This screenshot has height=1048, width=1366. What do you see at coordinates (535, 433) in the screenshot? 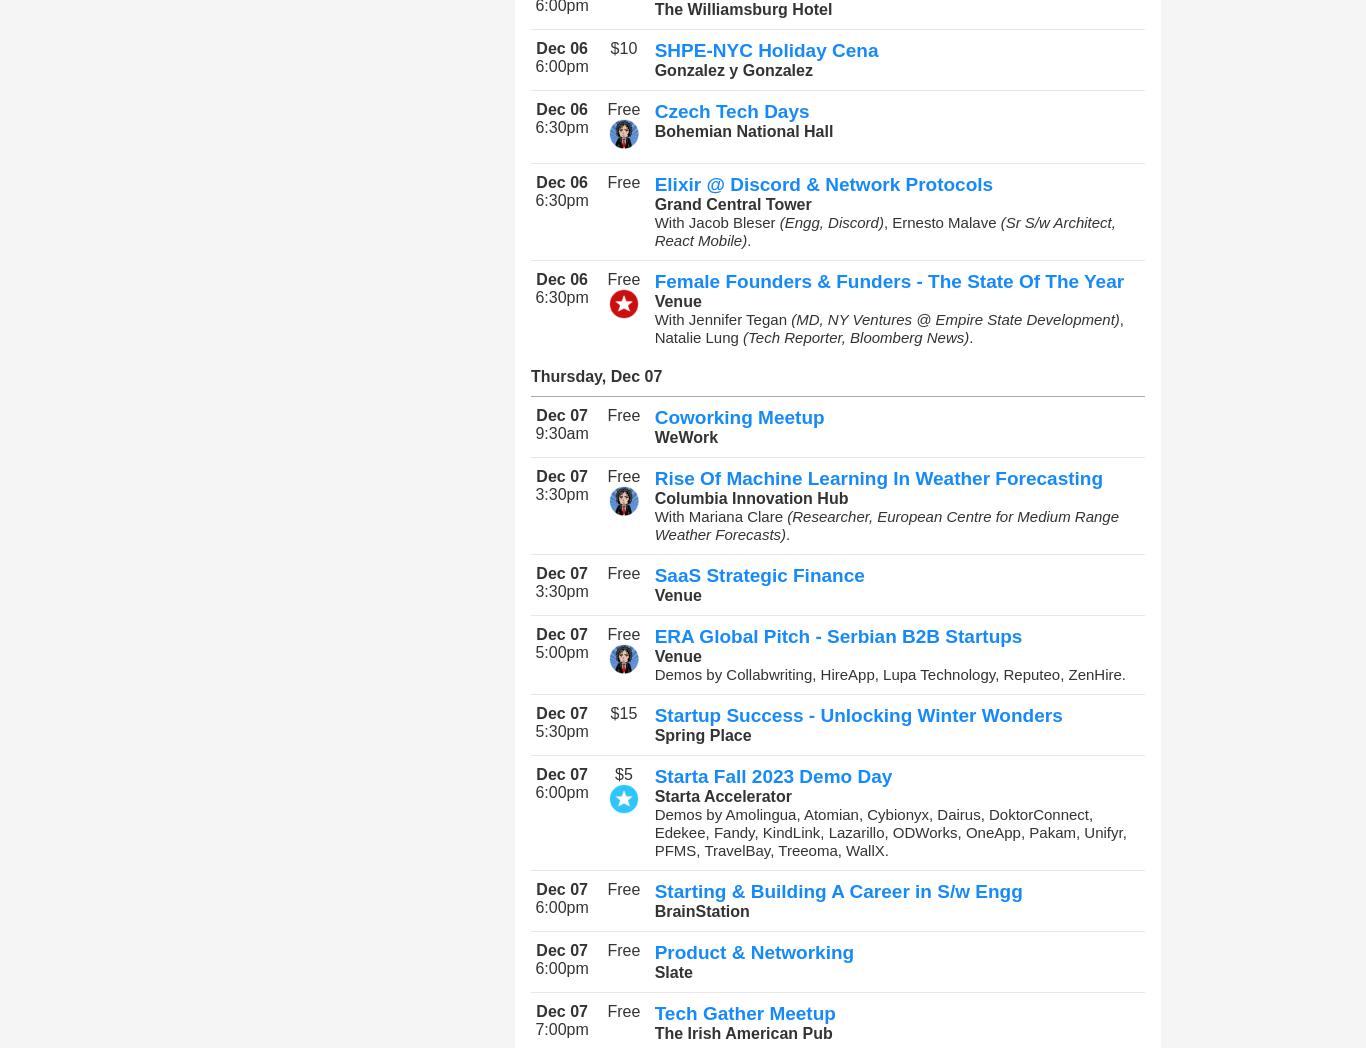
I see `'9:30am'` at bounding box center [535, 433].